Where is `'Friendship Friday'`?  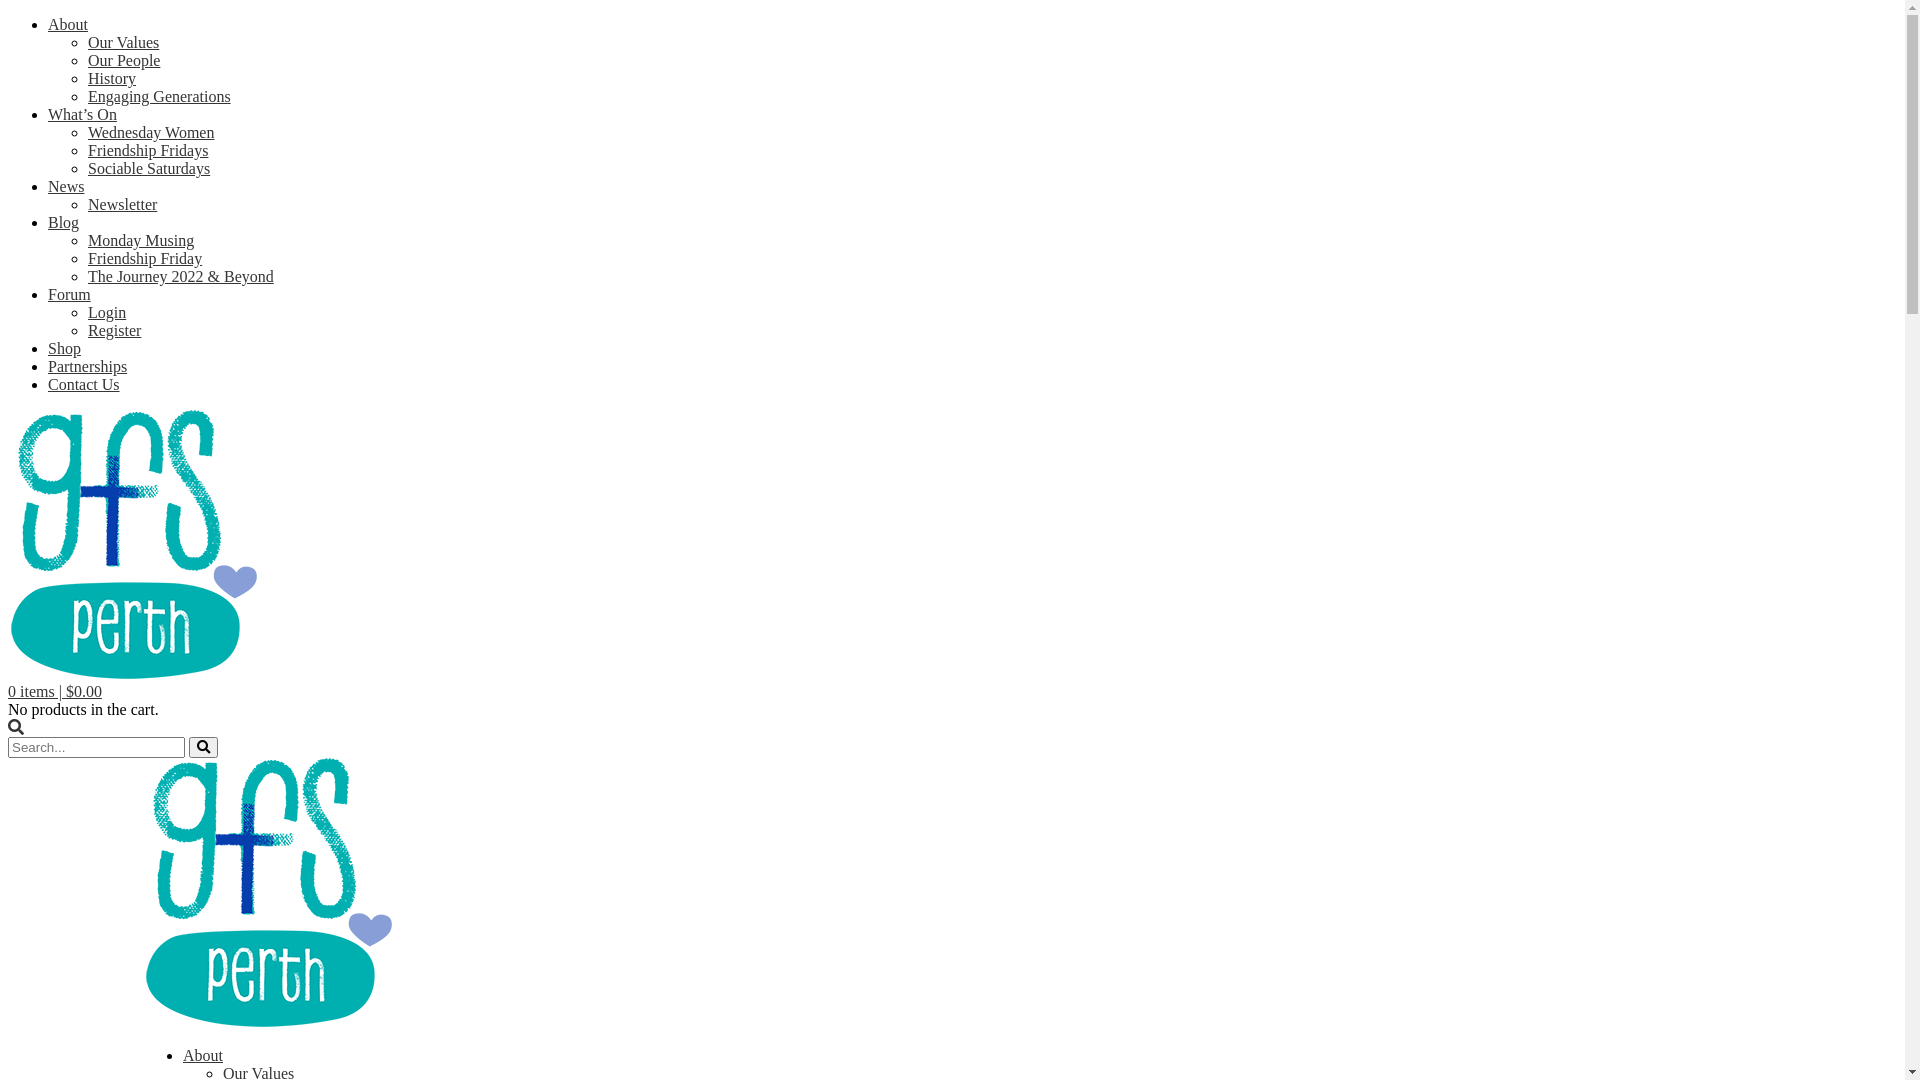 'Friendship Friday' is located at coordinates (143, 257).